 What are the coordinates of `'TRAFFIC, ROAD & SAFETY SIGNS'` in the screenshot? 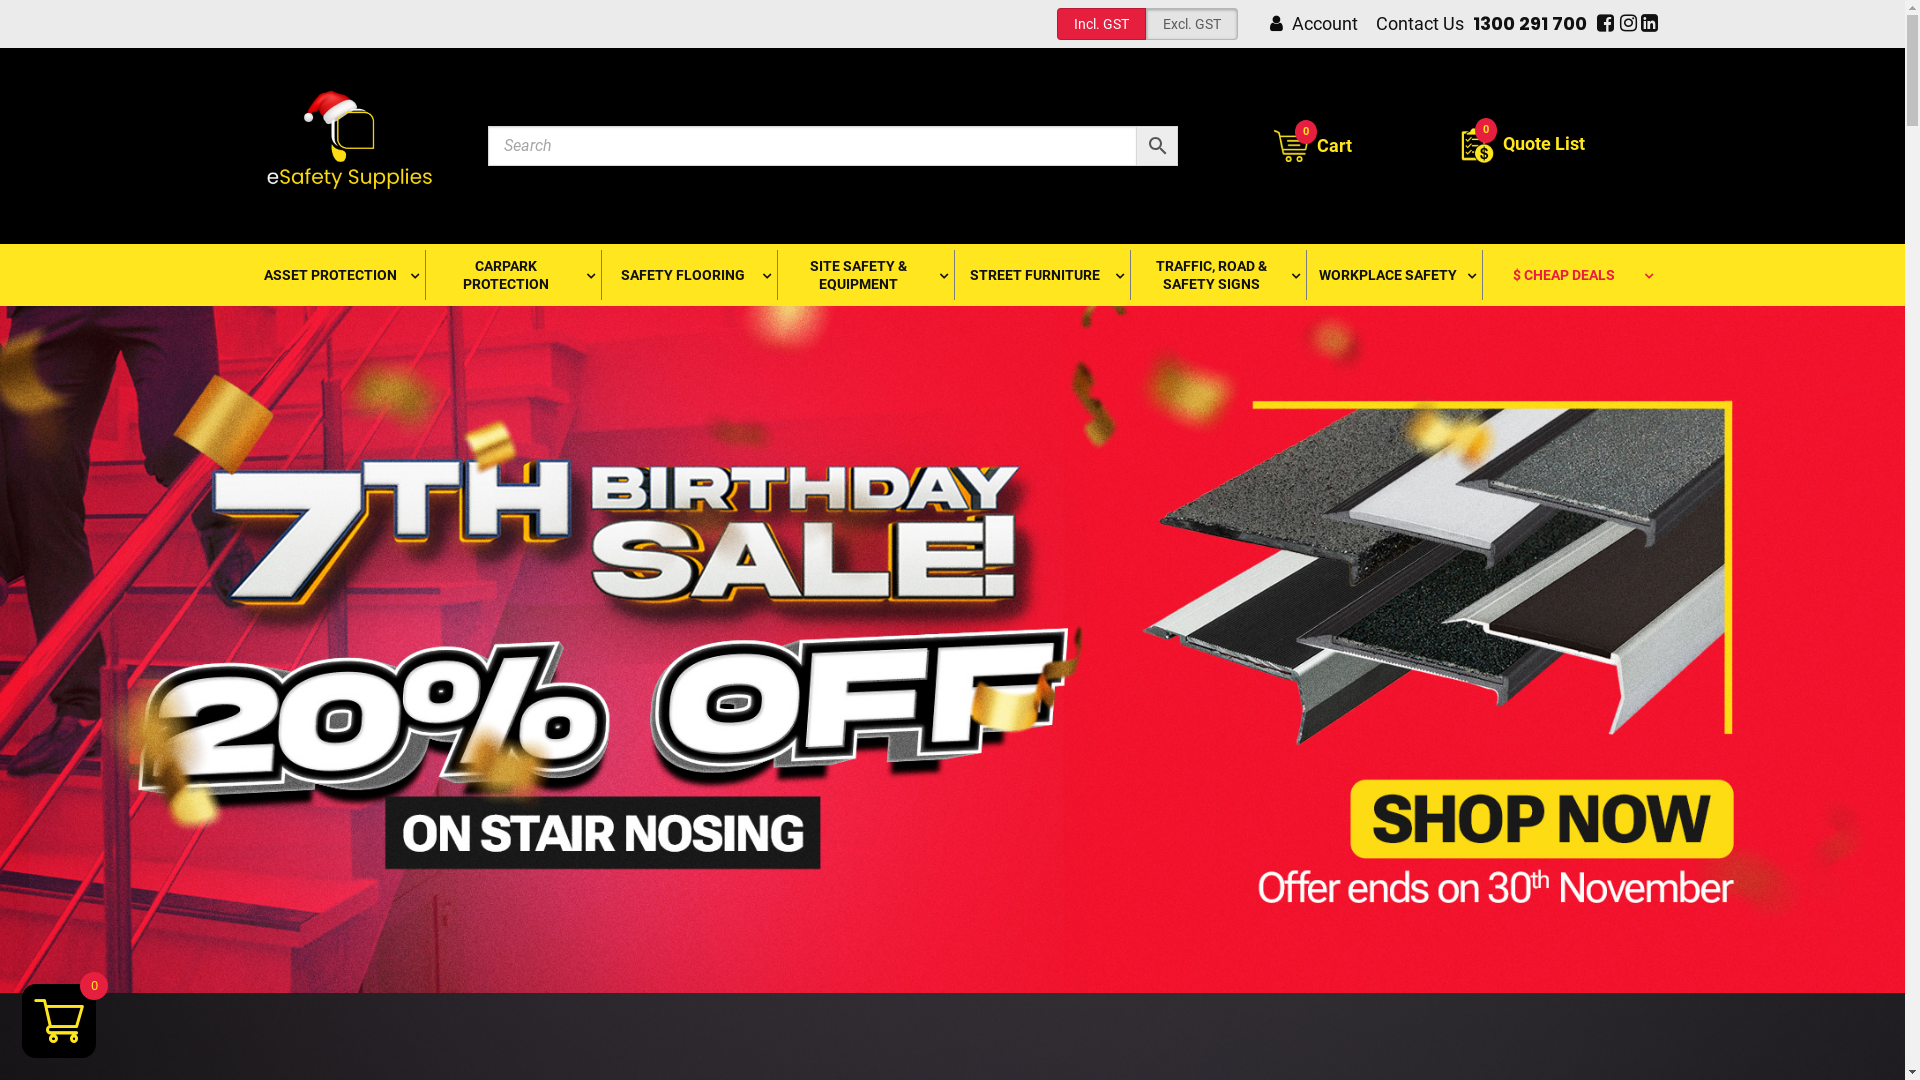 It's located at (1216, 274).